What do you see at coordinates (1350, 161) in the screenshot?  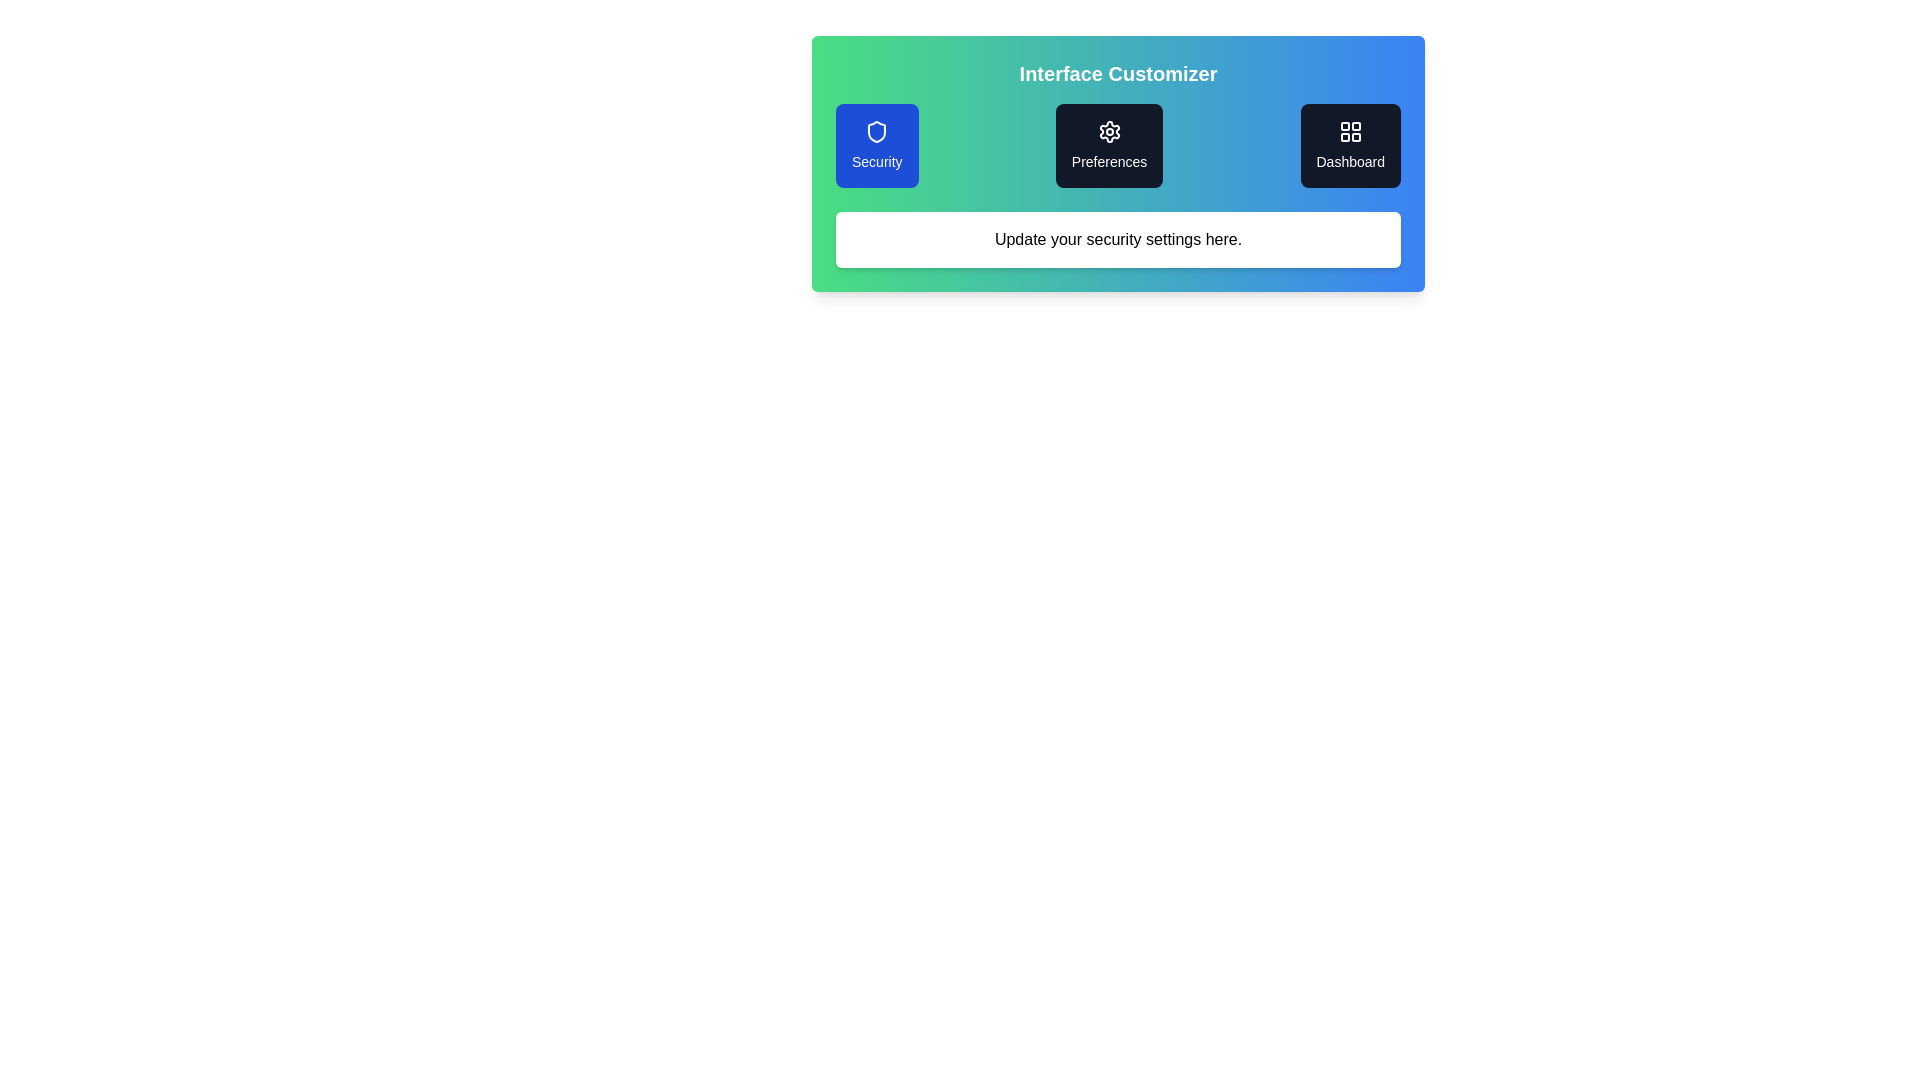 I see `the label text element that describes the functionality of the associated button in the dashboard, located below a grid layout icon within the 'Interface Customizer' section` at bounding box center [1350, 161].